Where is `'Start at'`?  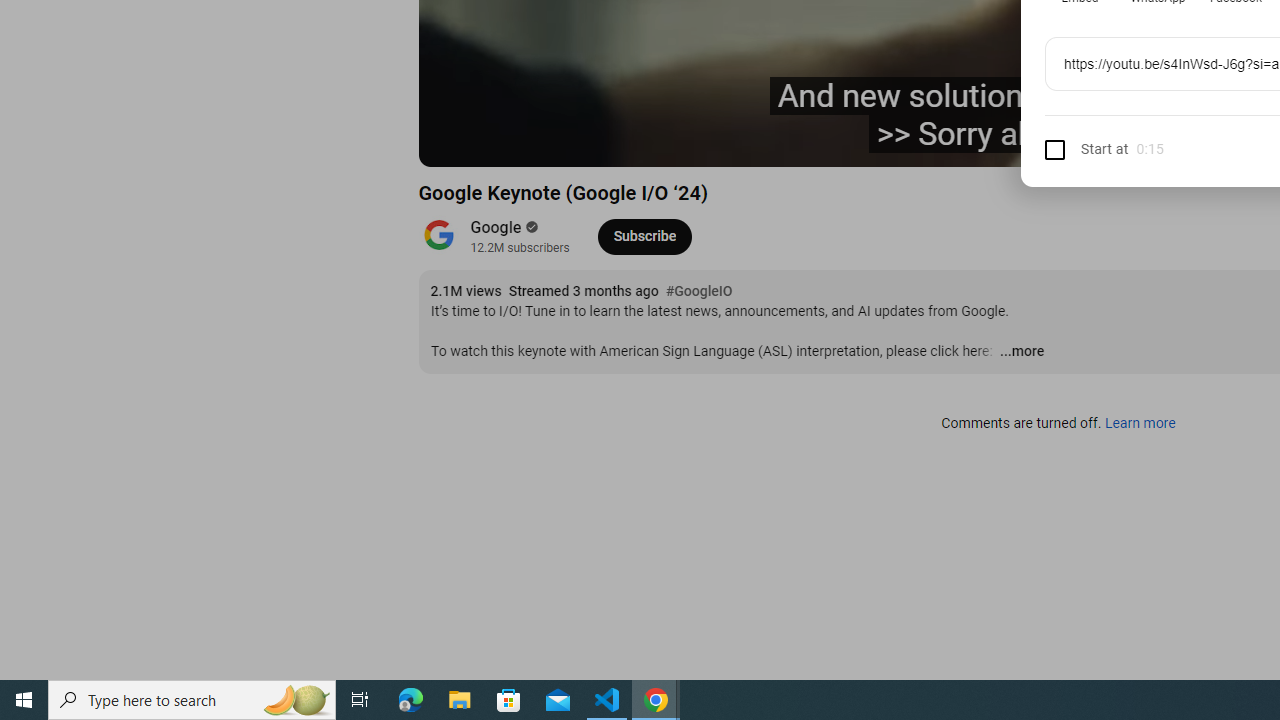
'Start at' is located at coordinates (1085, 148).